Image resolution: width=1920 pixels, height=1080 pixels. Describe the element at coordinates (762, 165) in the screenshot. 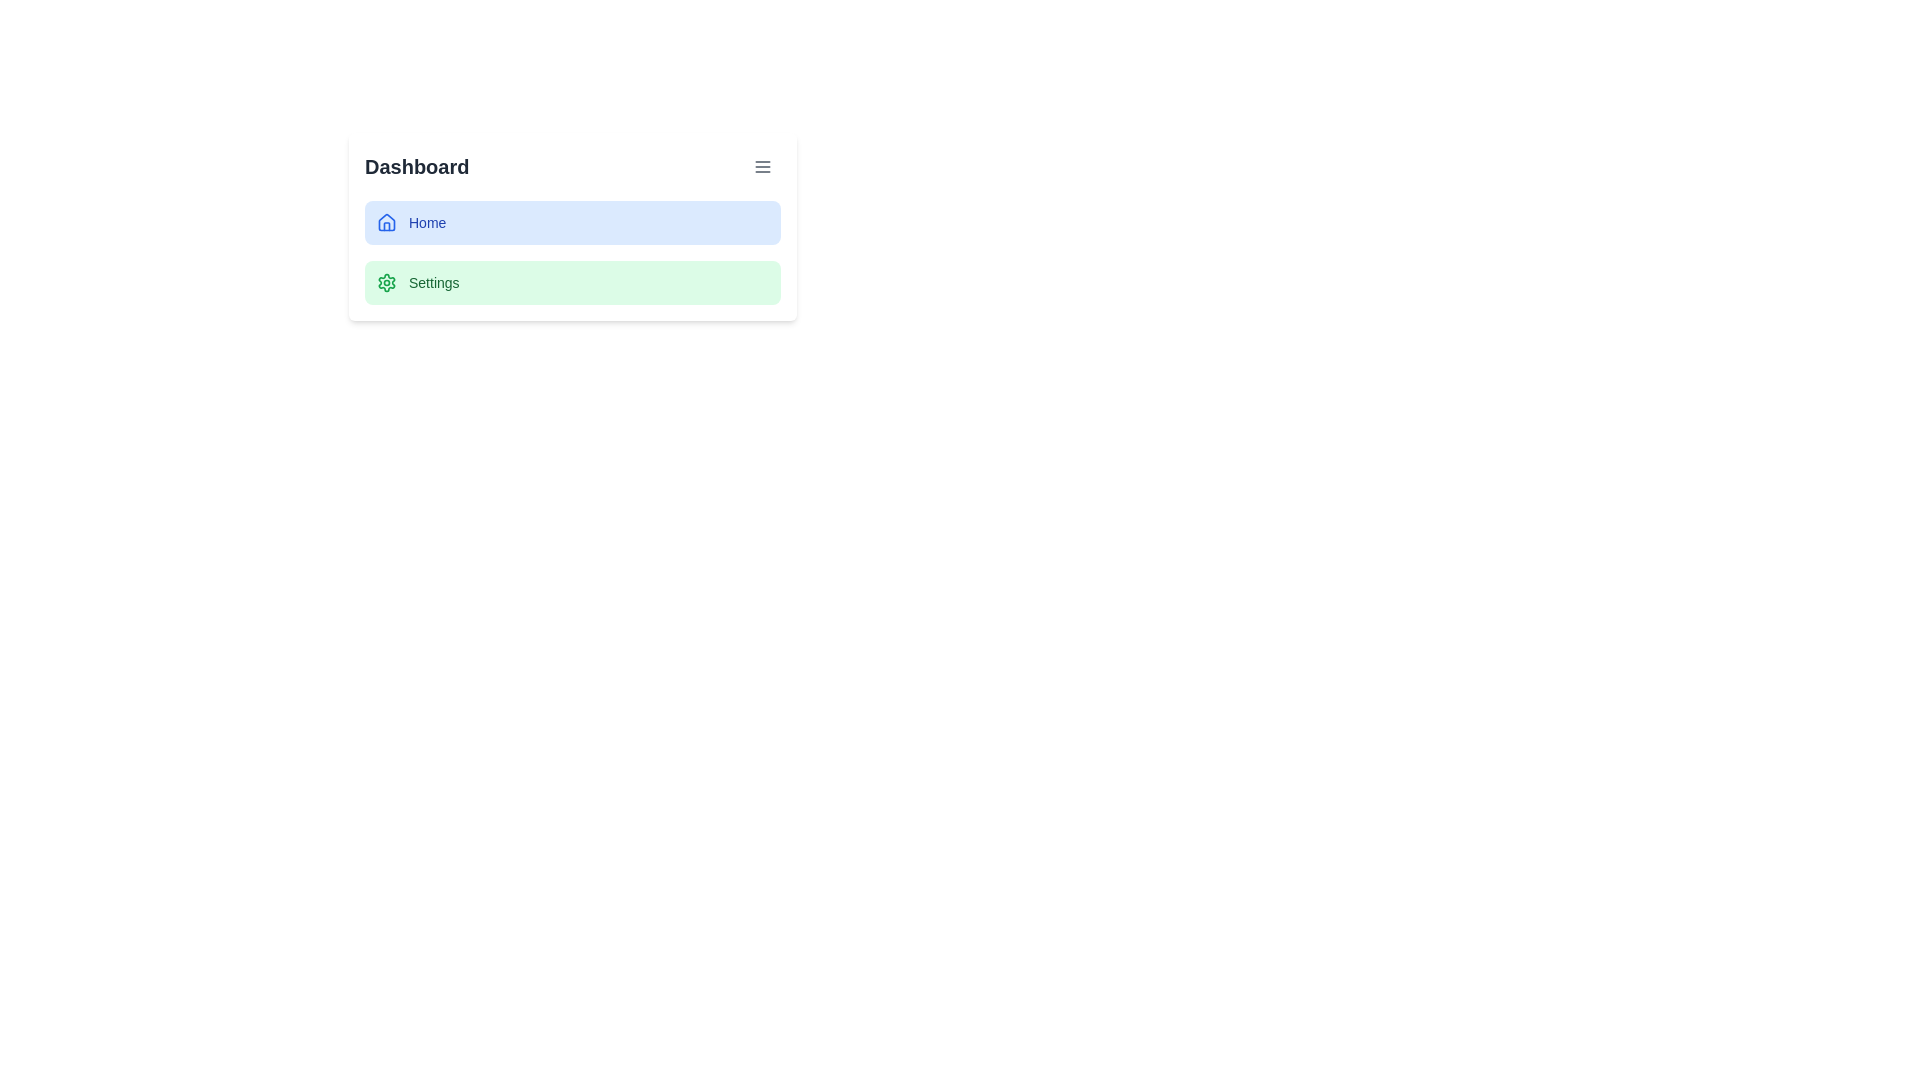

I see `the options icon located in the top-right corner of the 'Dashboard' content box` at that location.